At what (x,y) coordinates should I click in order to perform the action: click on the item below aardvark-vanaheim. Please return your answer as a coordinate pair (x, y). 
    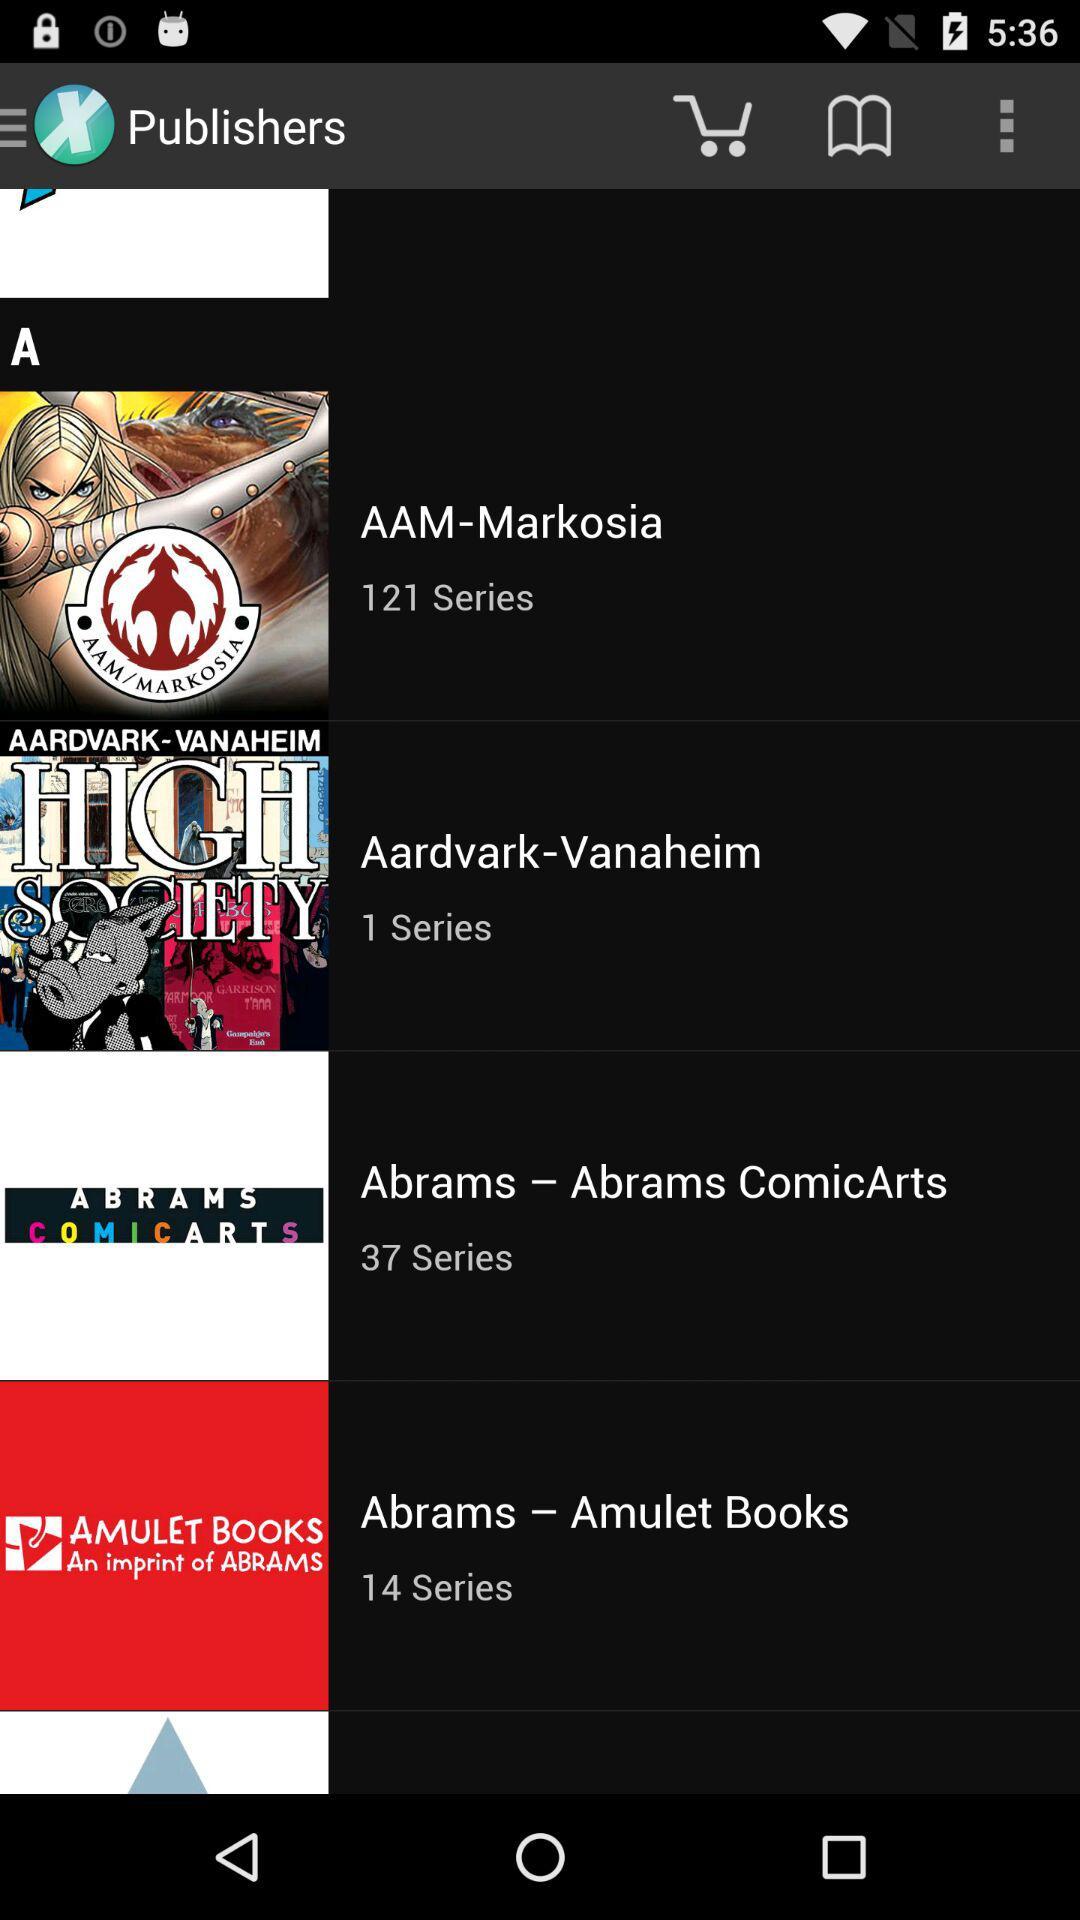
    Looking at the image, I should click on (703, 925).